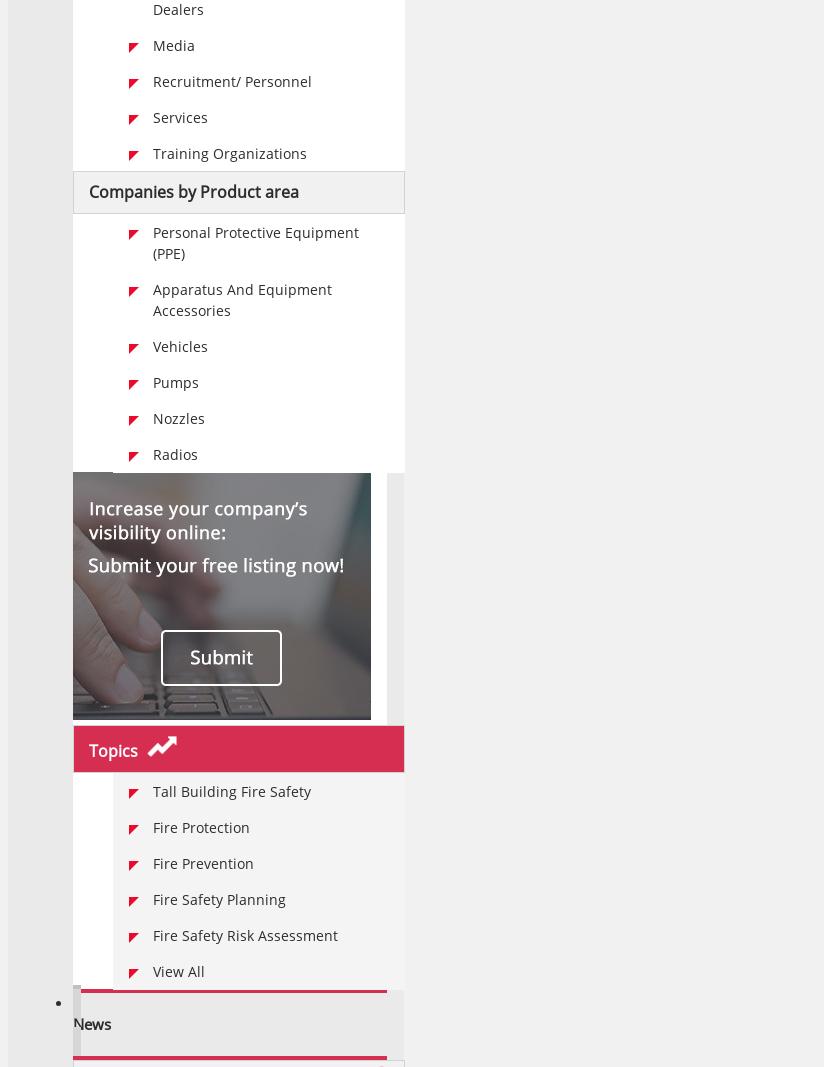 The height and width of the screenshot is (1067, 824). I want to click on 'Apparatus and Equipment Accessories', so click(242, 300).